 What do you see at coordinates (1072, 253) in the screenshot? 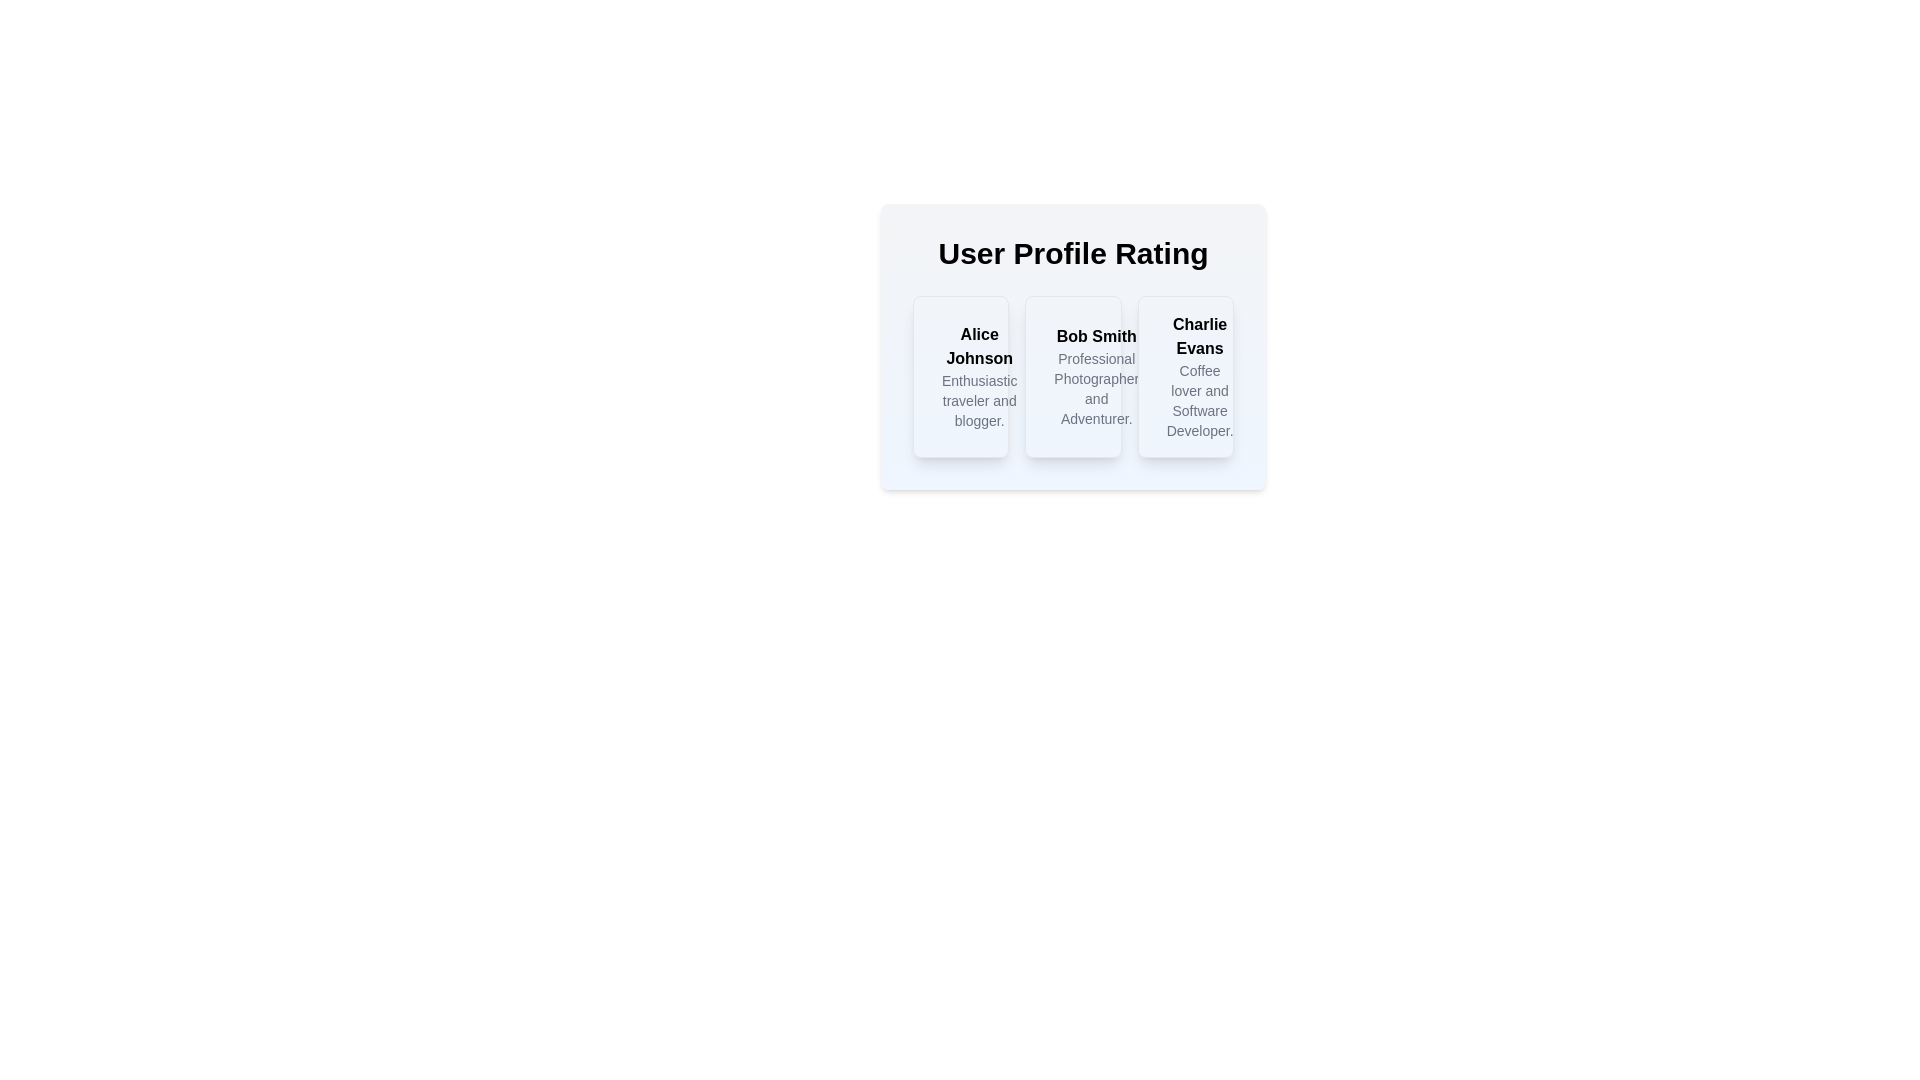
I see `the 'User Profile Rating' title, which is a bold, large-sized black text positioned at the top-center of the user profile card component` at bounding box center [1072, 253].